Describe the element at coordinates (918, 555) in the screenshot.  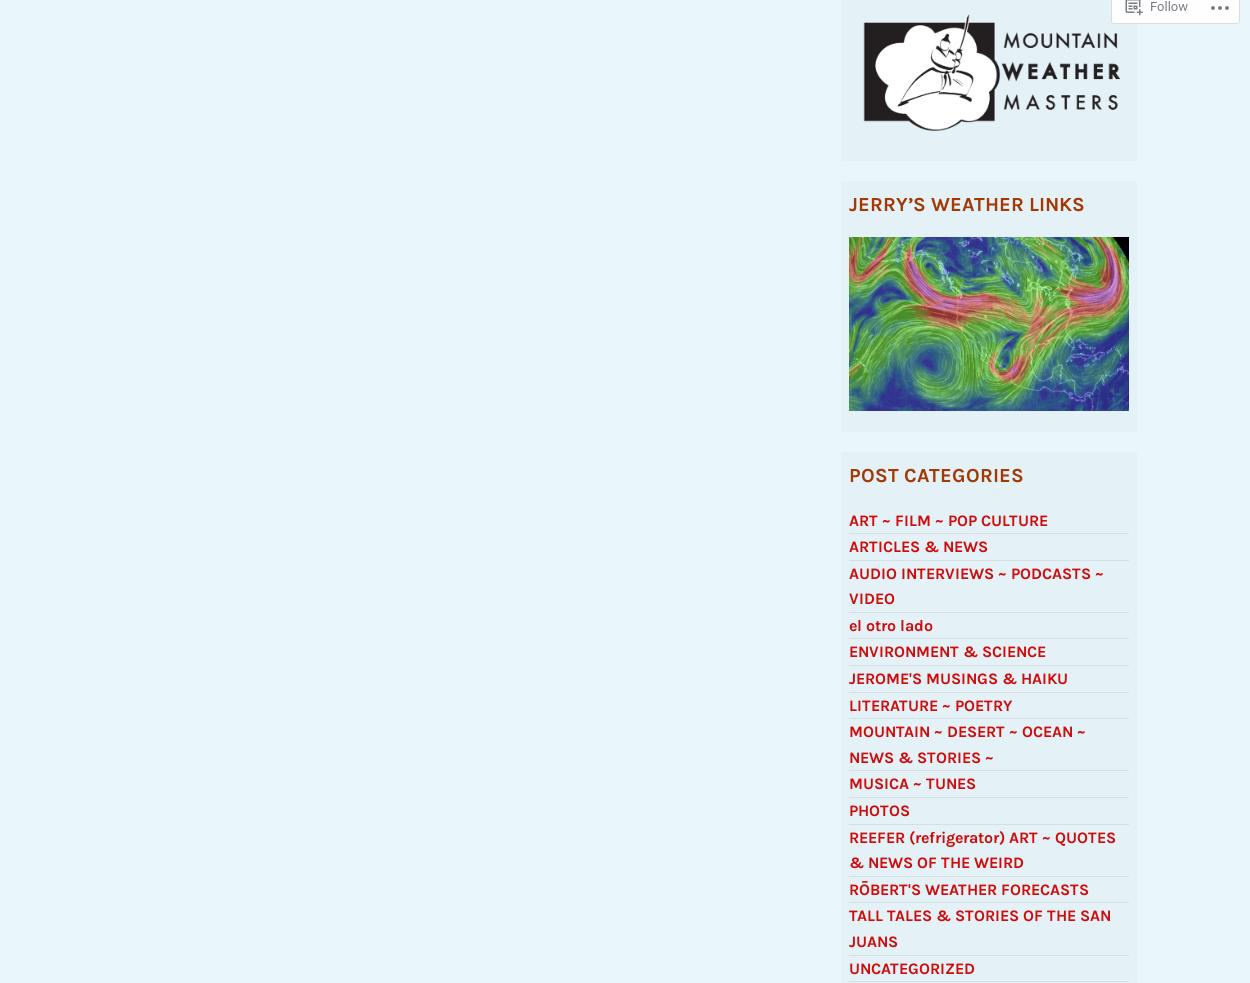
I see `'ARTICLES & NEWS'` at that location.